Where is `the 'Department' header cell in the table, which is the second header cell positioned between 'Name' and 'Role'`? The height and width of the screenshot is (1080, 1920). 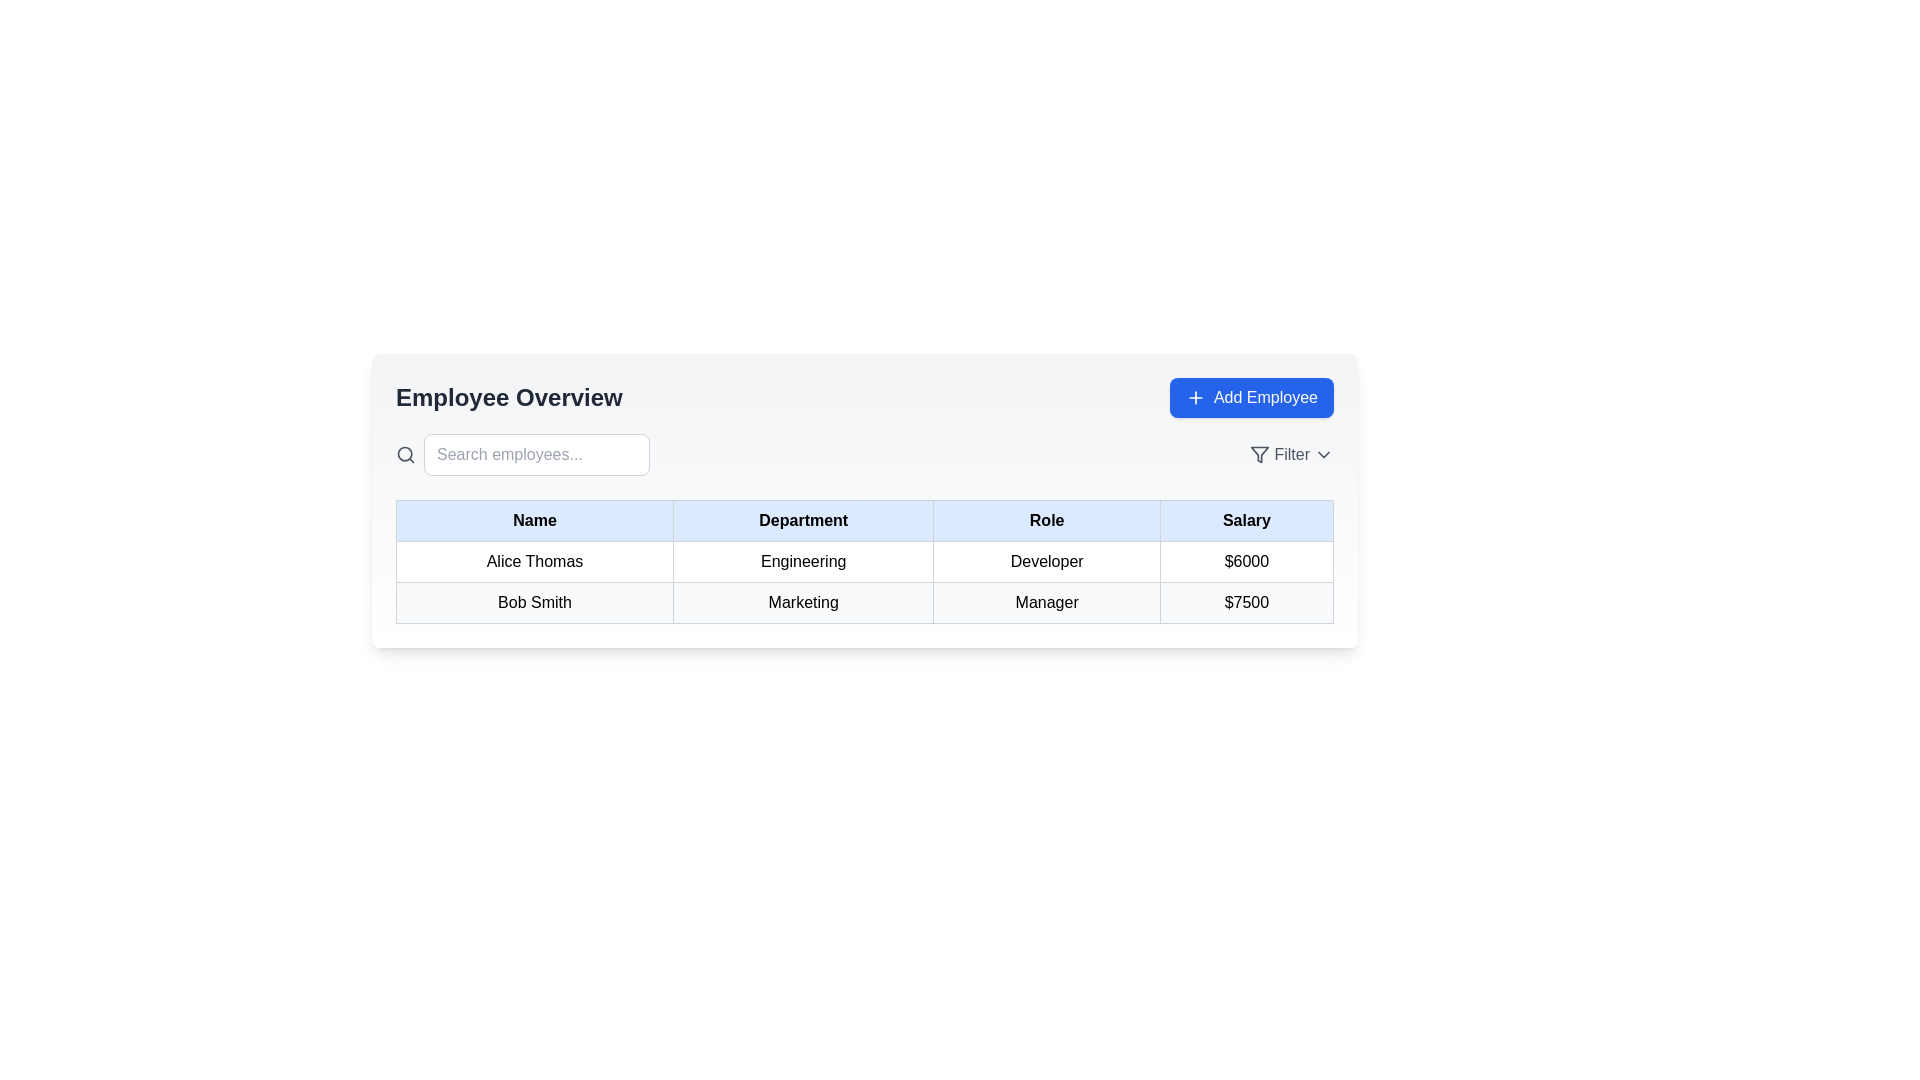
the 'Department' header cell in the table, which is the second header cell positioned between 'Name' and 'Role' is located at coordinates (803, 519).